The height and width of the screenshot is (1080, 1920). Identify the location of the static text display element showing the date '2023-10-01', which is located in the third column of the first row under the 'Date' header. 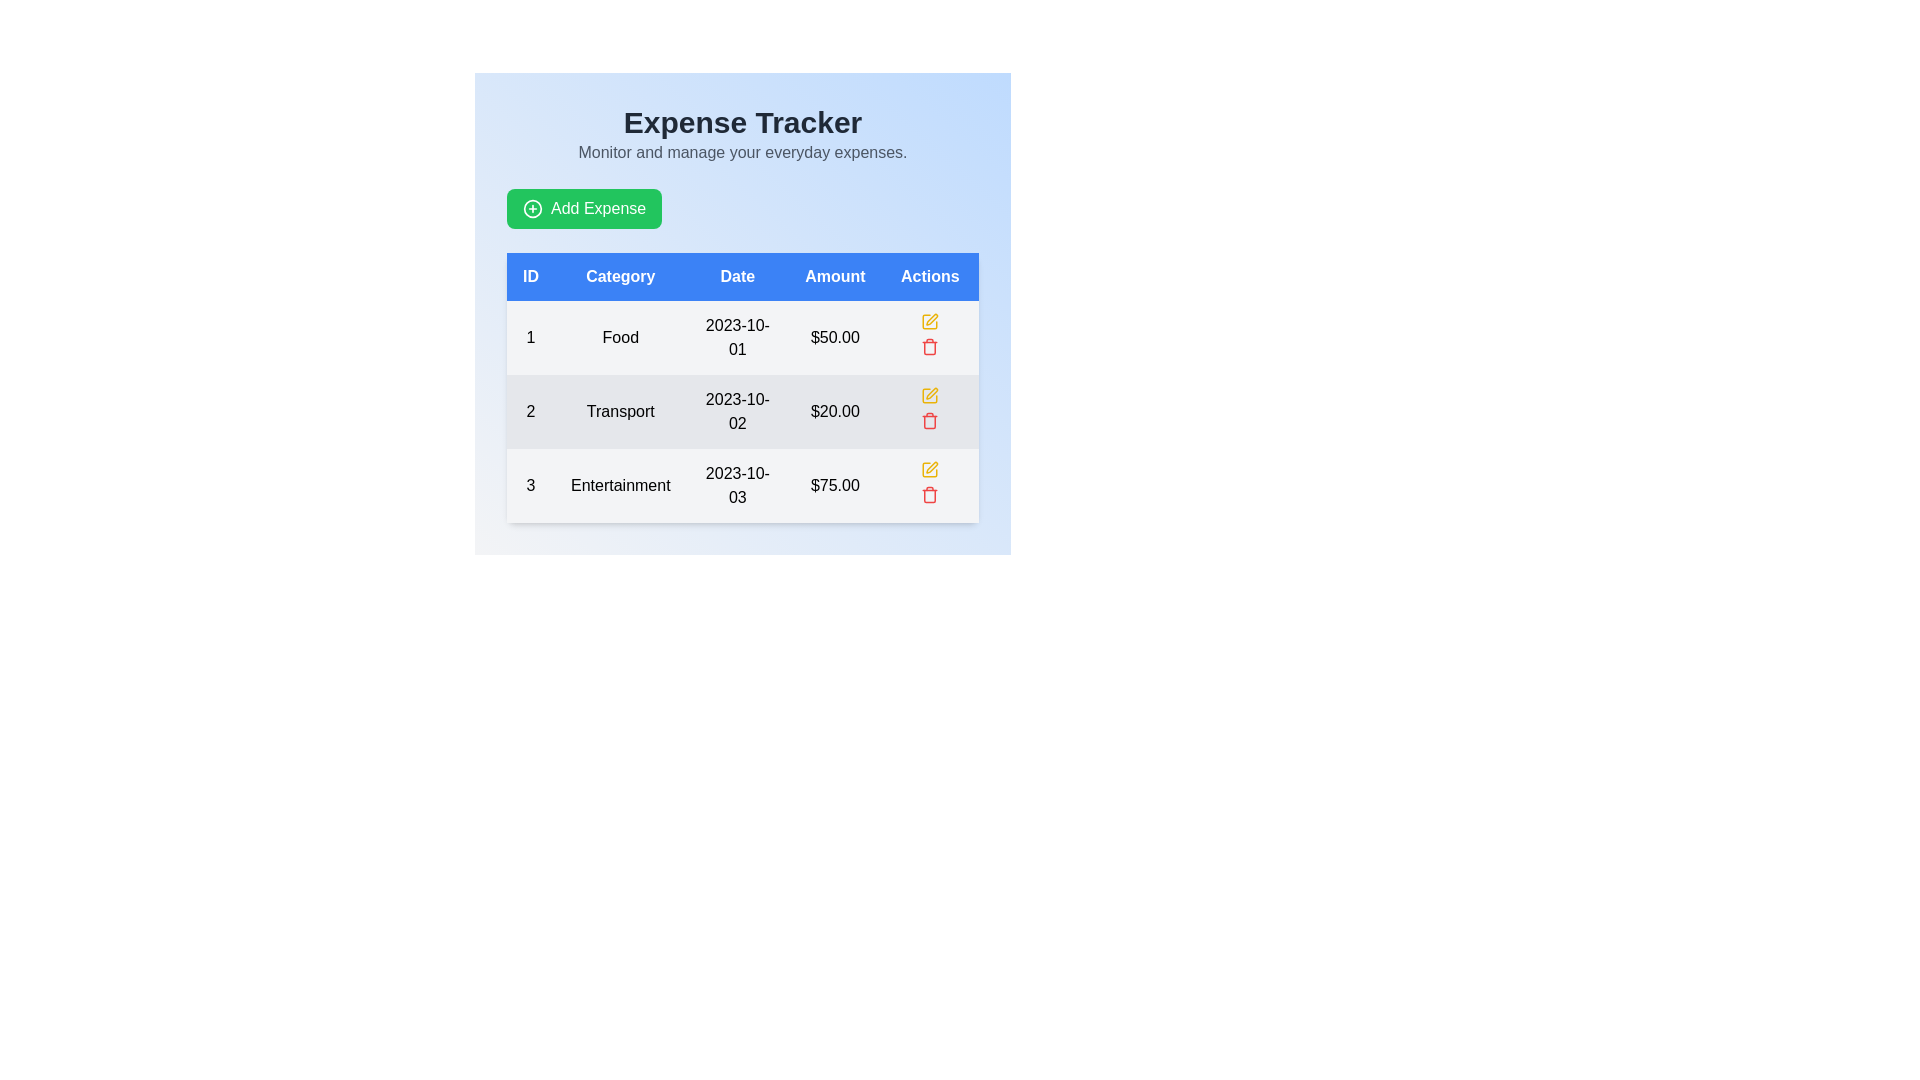
(736, 337).